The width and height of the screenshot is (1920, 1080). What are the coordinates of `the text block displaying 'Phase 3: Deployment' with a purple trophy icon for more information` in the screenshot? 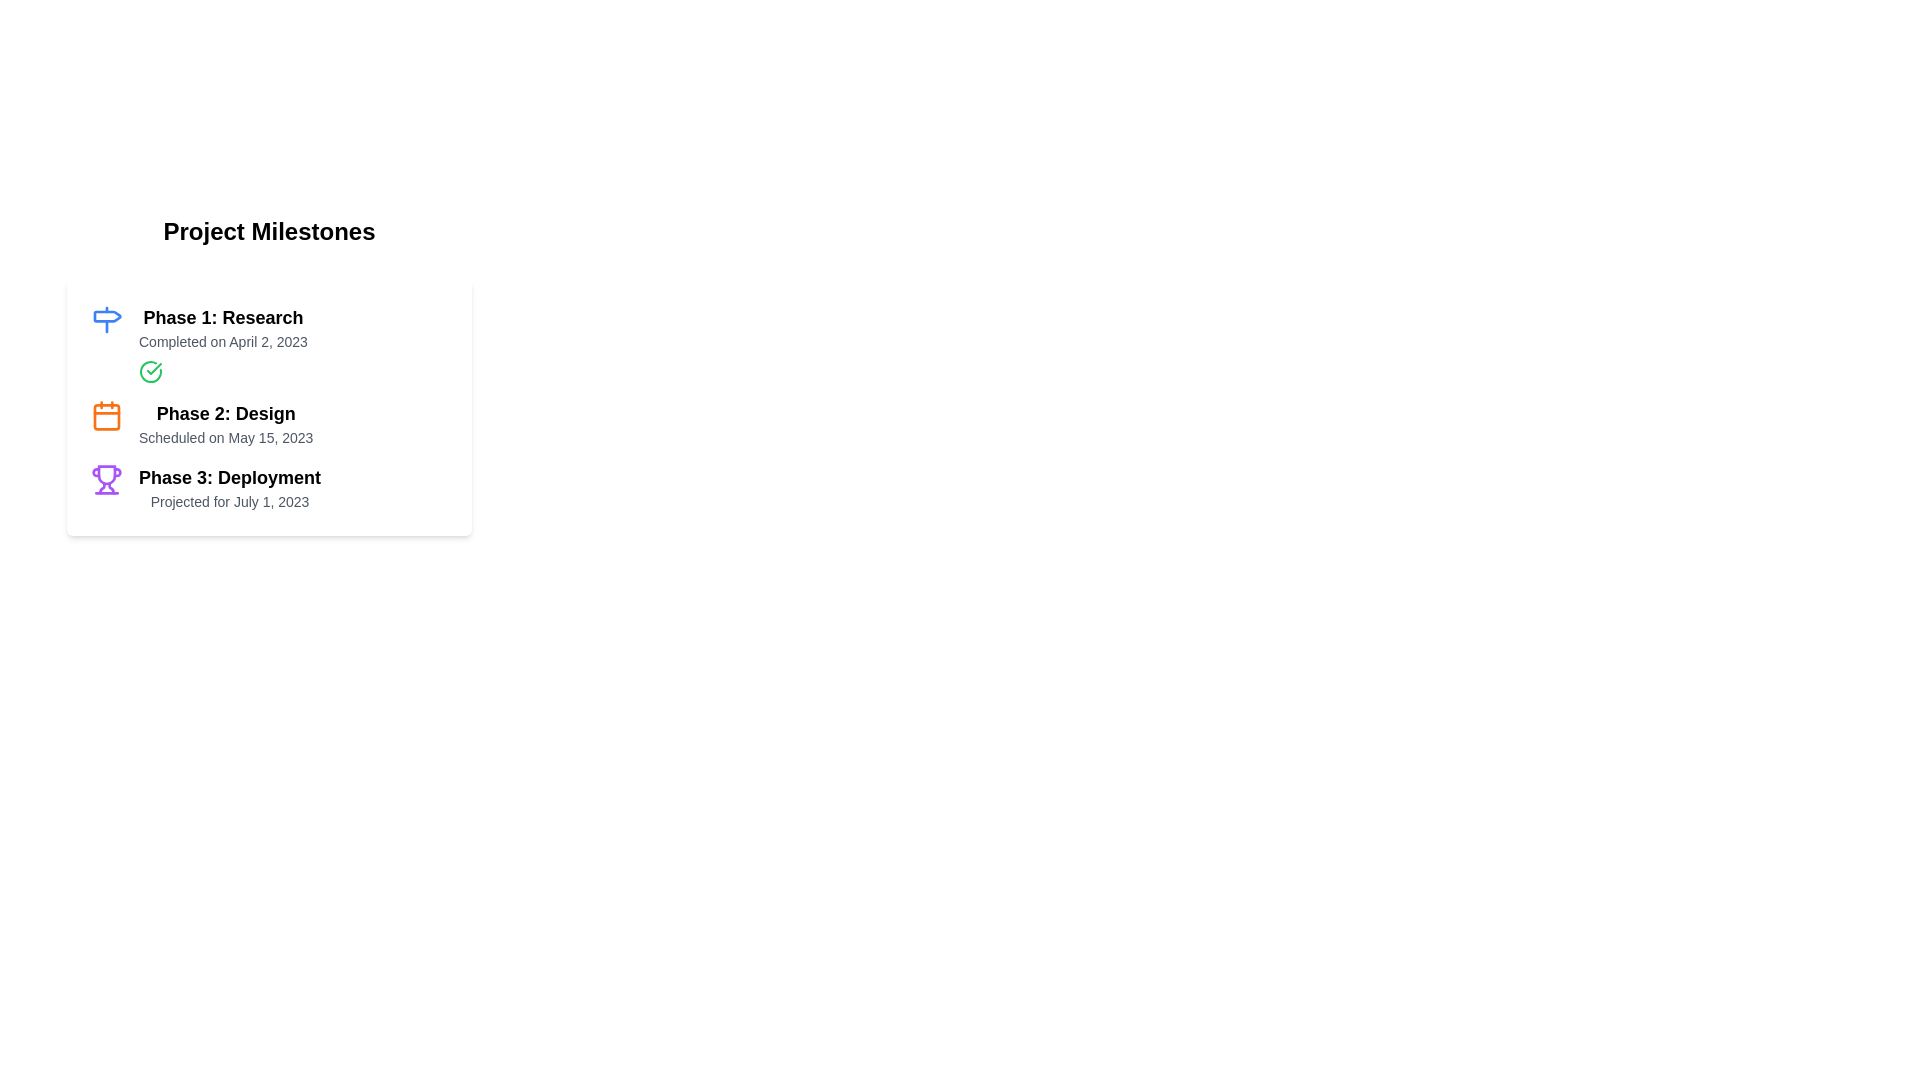 It's located at (268, 488).